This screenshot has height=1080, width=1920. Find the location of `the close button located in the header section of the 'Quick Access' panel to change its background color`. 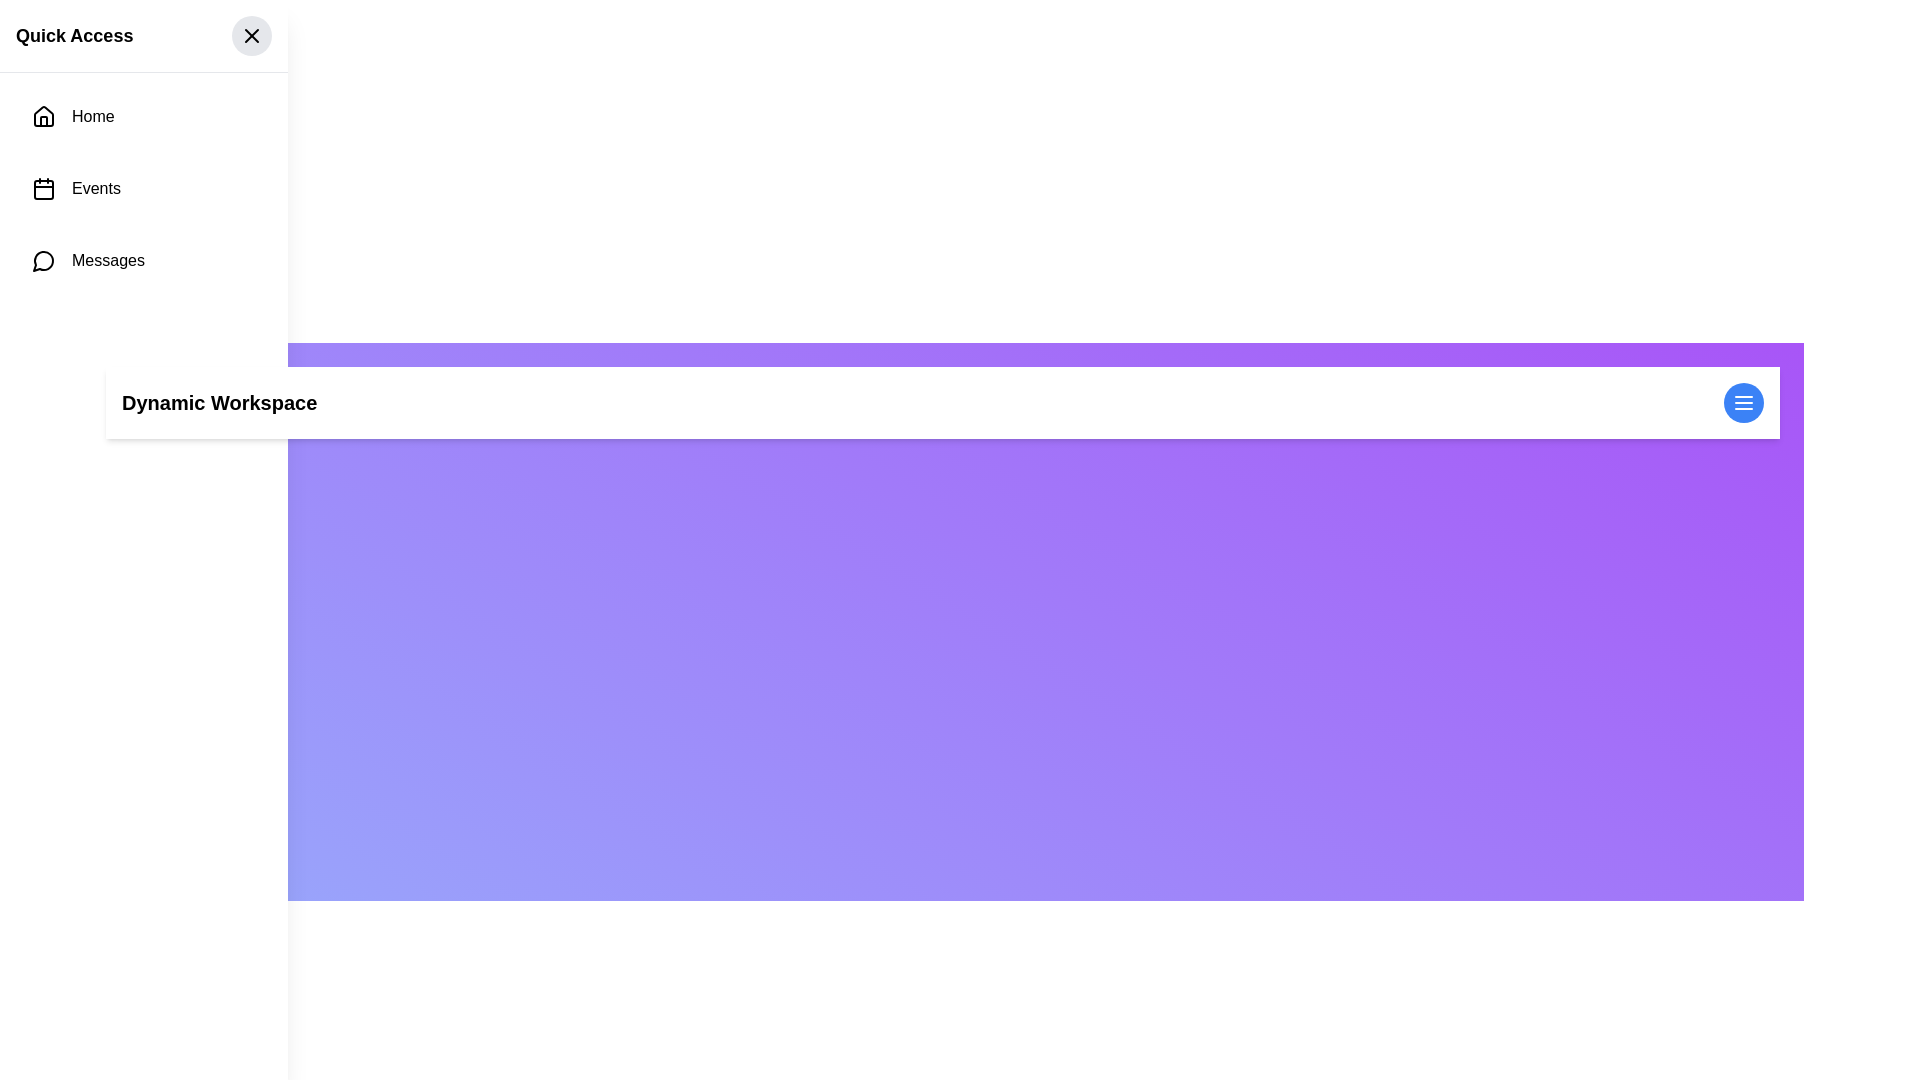

the close button located in the header section of the 'Quick Access' panel to change its background color is located at coordinates (251, 35).